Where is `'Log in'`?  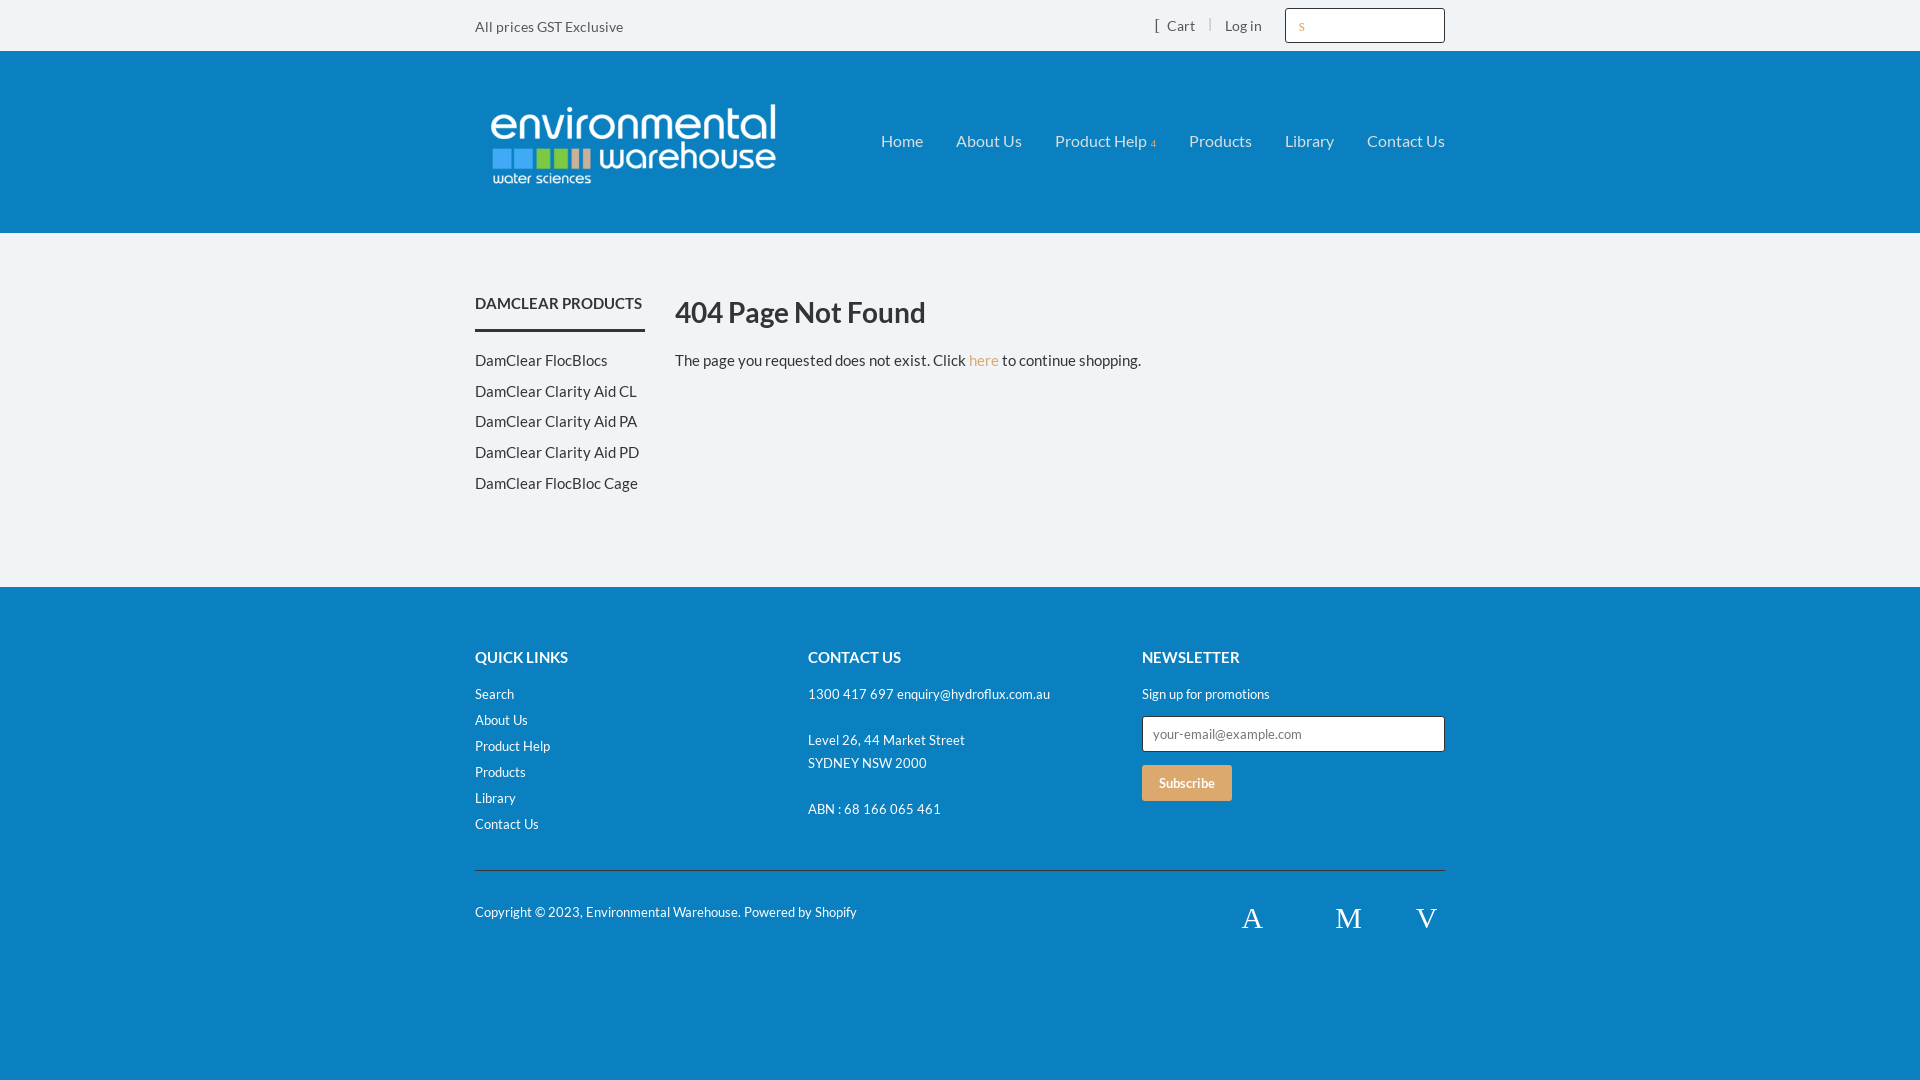 'Log in' is located at coordinates (1242, 25).